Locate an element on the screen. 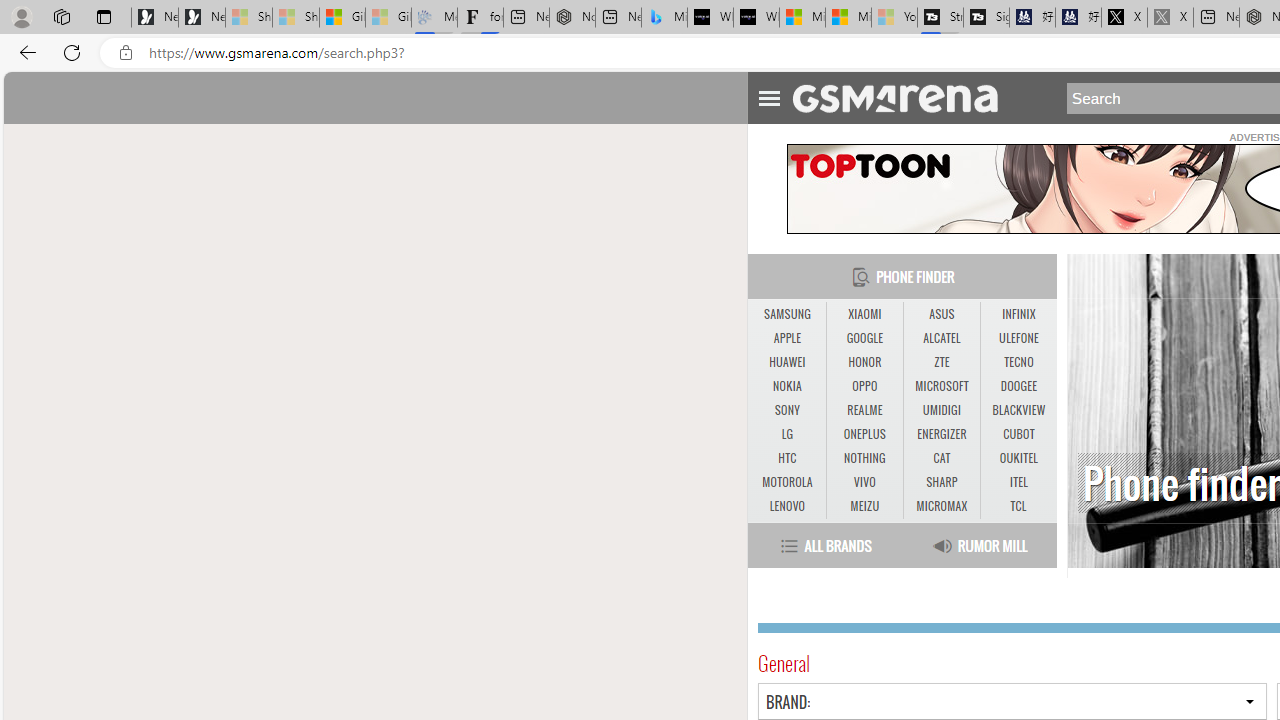  'BLACKVIEW' is located at coordinates (1018, 409).